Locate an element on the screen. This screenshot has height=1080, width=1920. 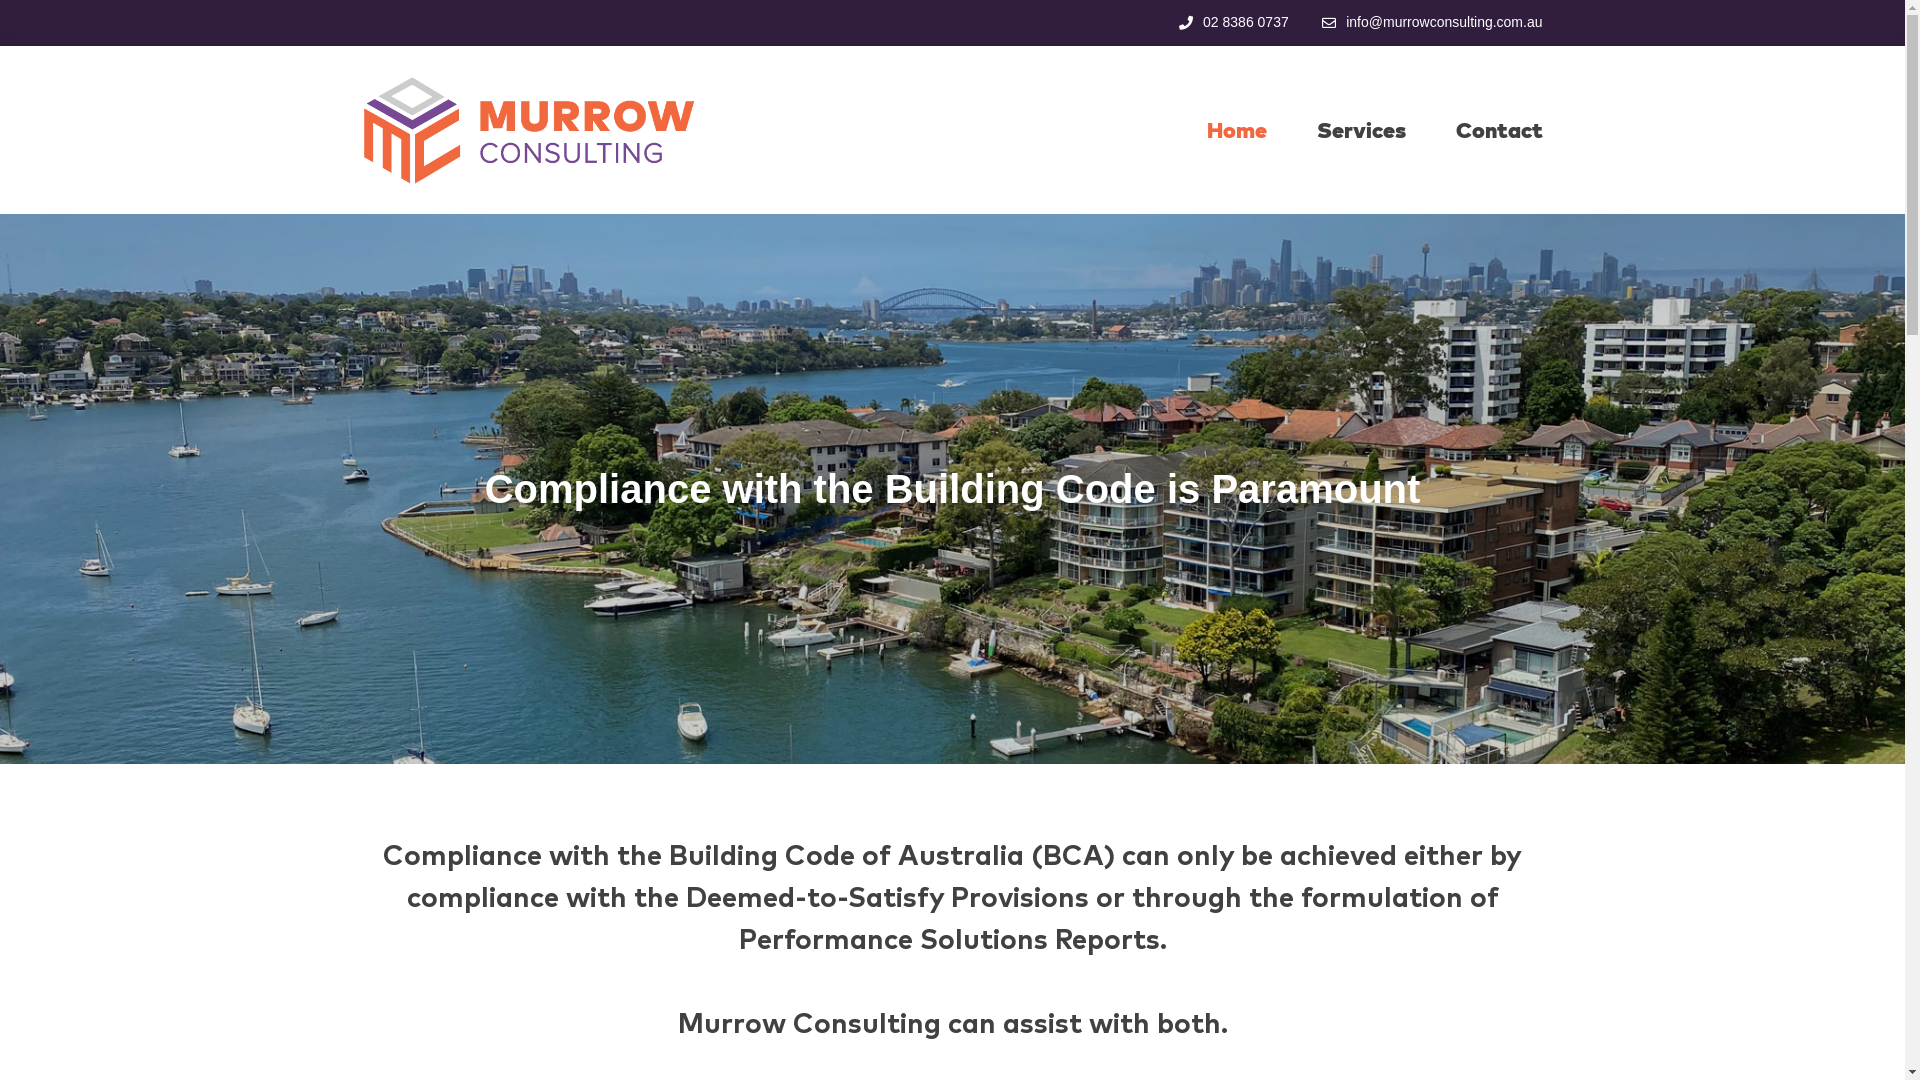
'02 8386 0737' is located at coordinates (1176, 23).